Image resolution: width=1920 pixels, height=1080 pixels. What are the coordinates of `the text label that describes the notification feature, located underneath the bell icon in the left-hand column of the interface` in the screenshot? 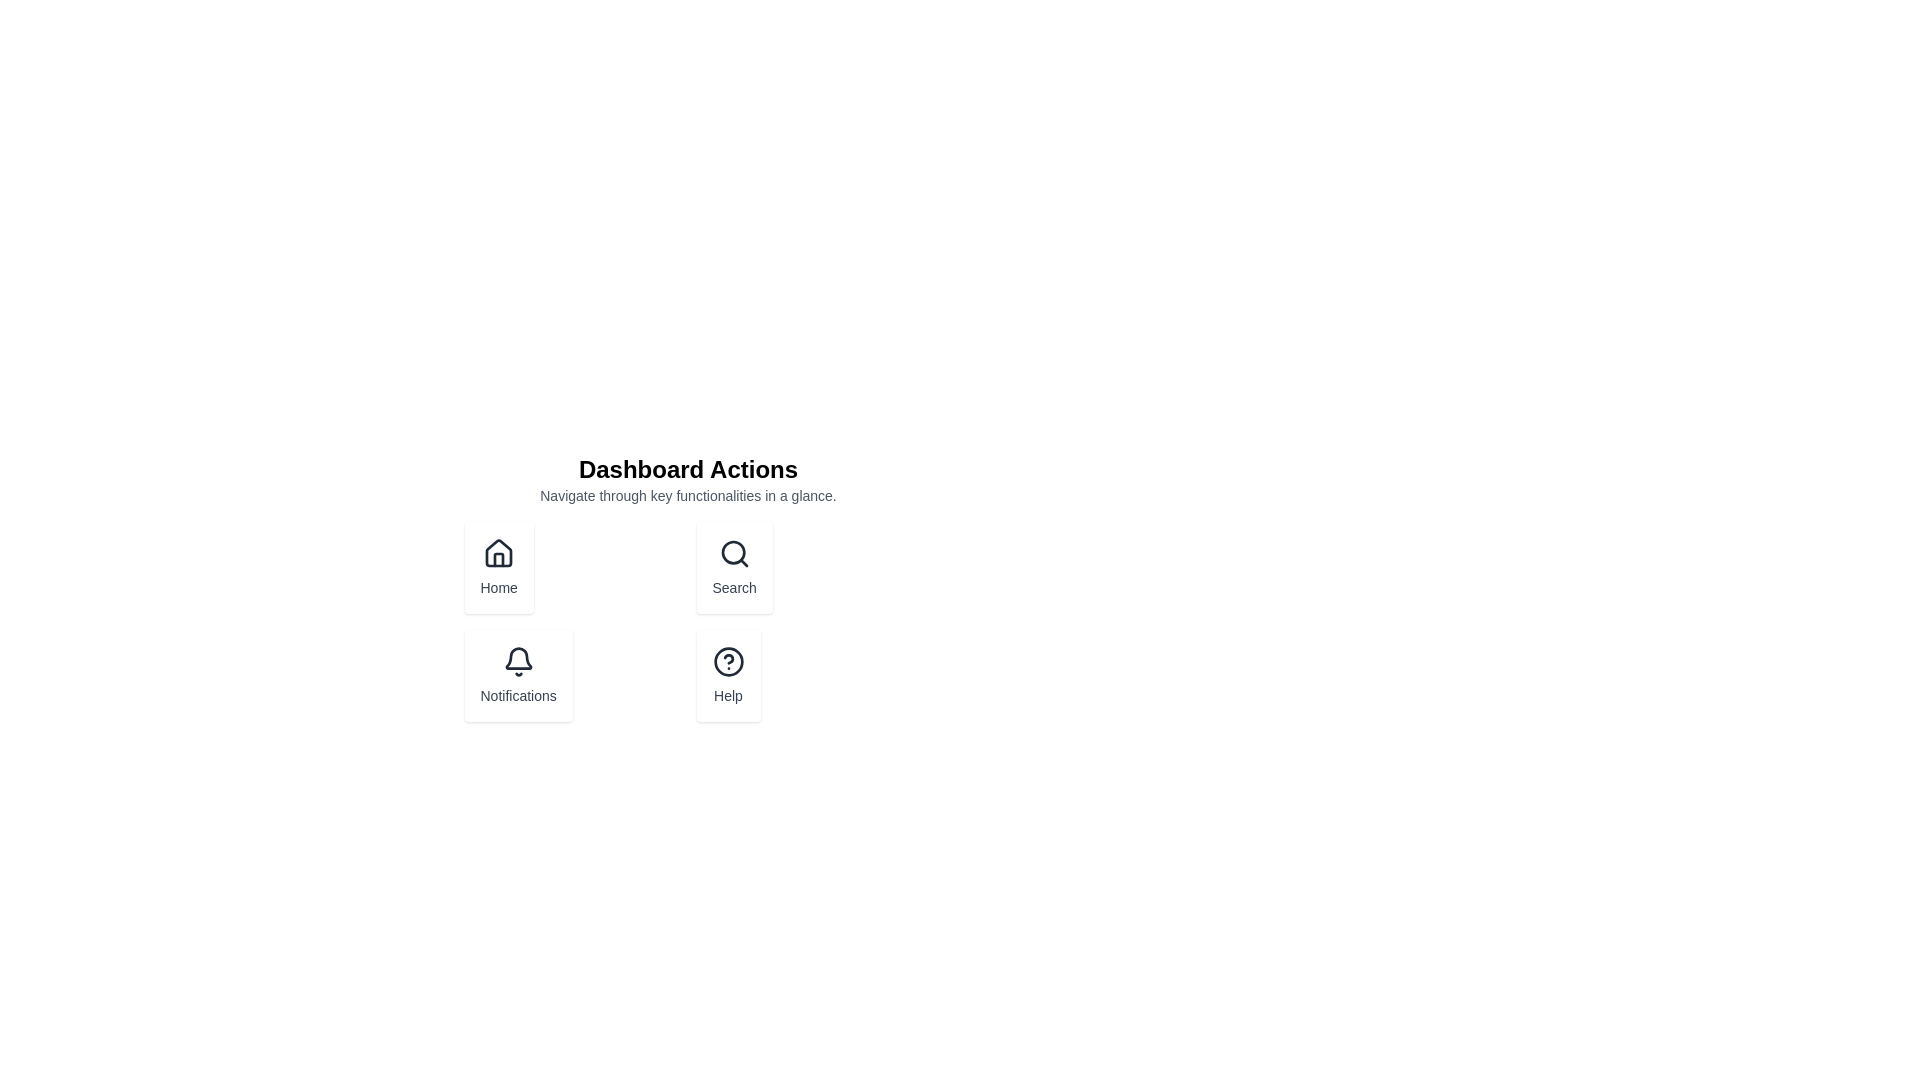 It's located at (518, 694).